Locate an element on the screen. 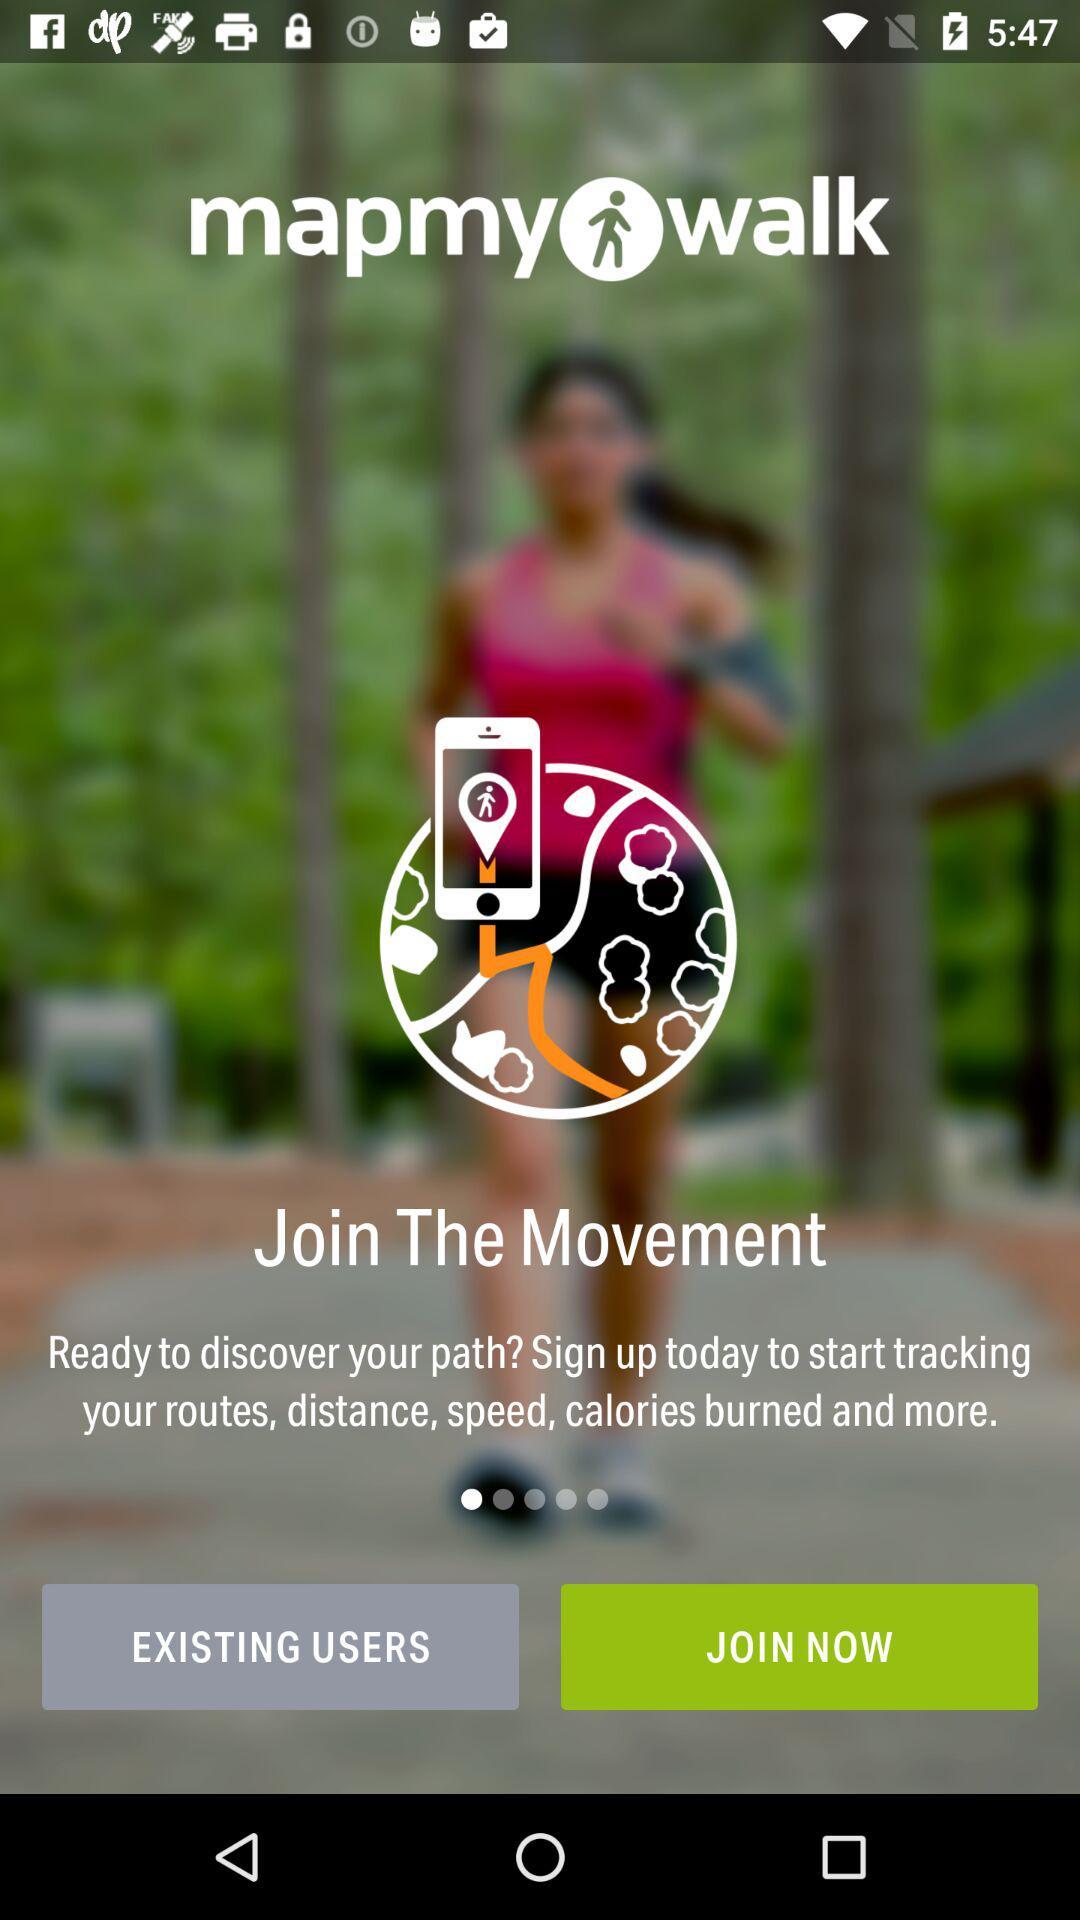 This screenshot has height=1920, width=1080. join now item is located at coordinates (798, 1646).